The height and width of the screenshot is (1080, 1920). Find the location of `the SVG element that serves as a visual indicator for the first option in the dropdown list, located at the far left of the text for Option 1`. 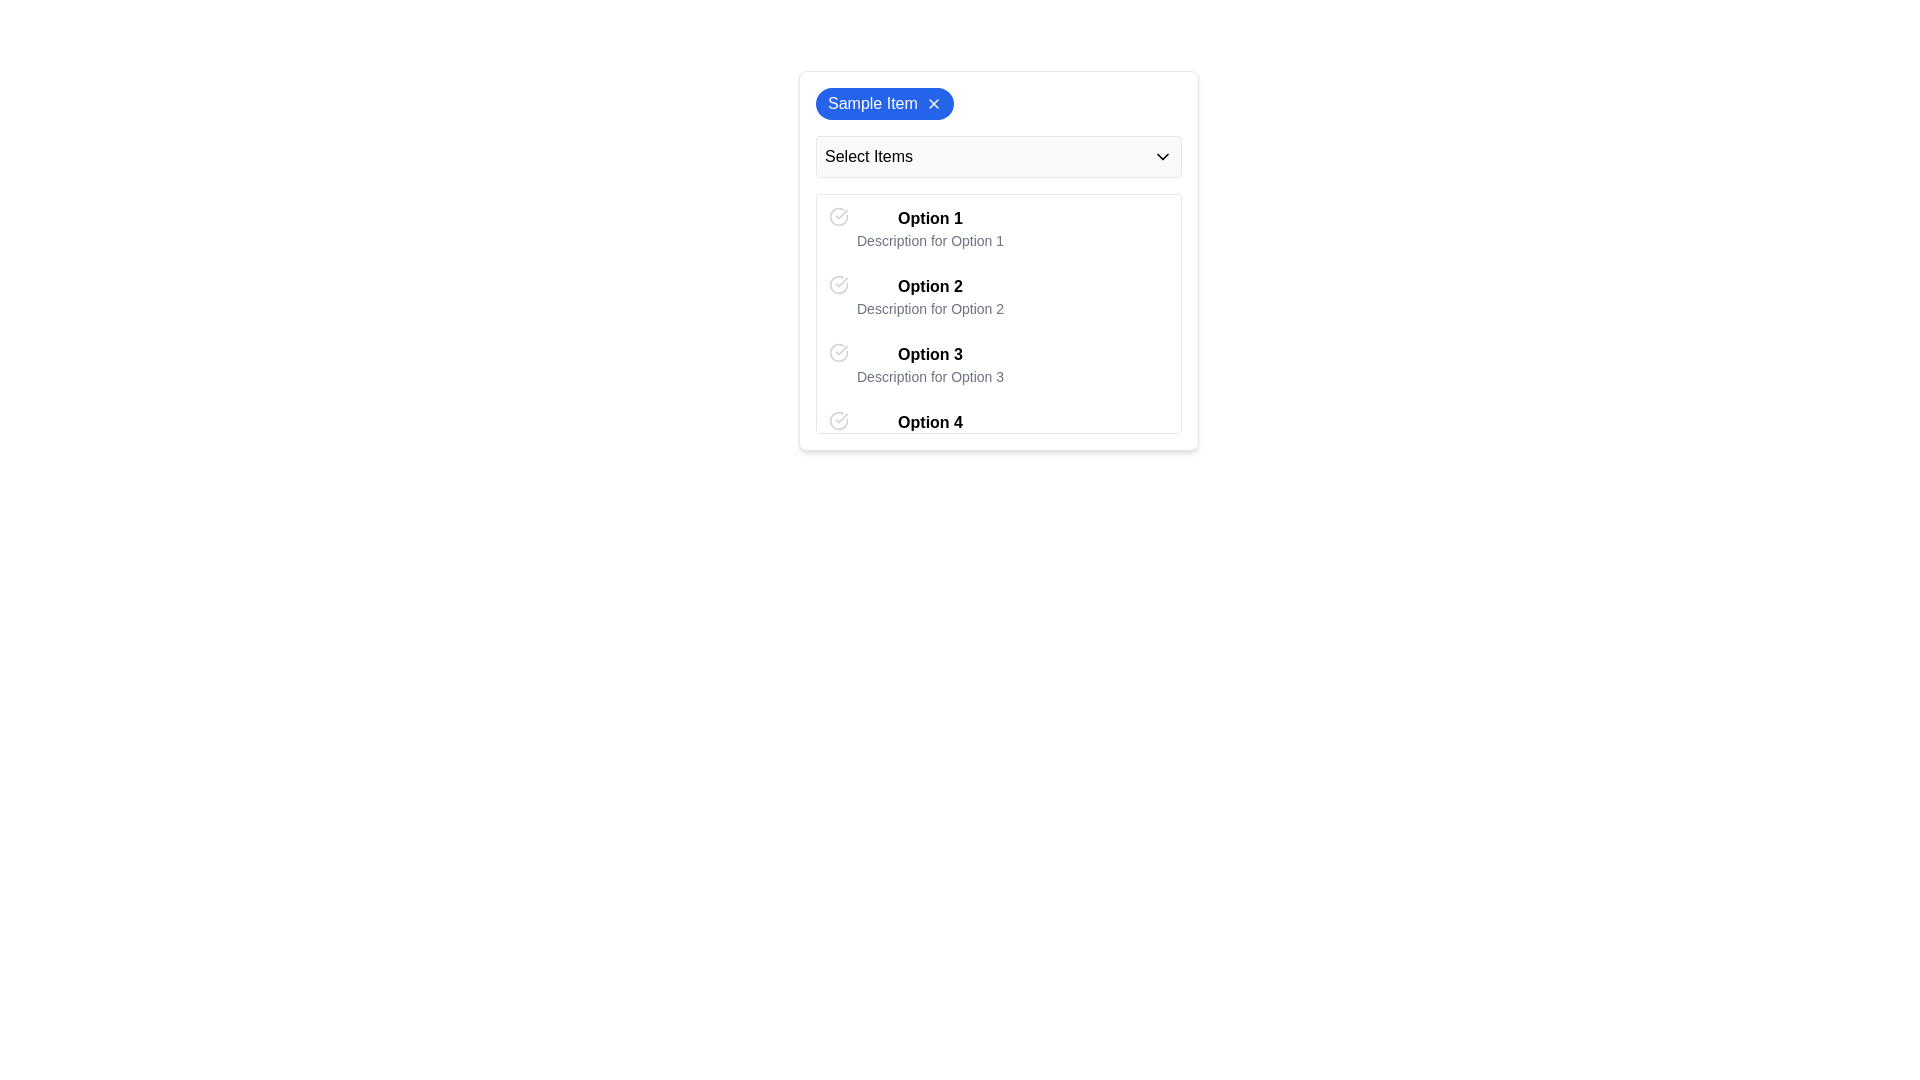

the SVG element that serves as a visual indicator for the first option in the dropdown list, located at the far left of the text for Option 1 is located at coordinates (839, 216).